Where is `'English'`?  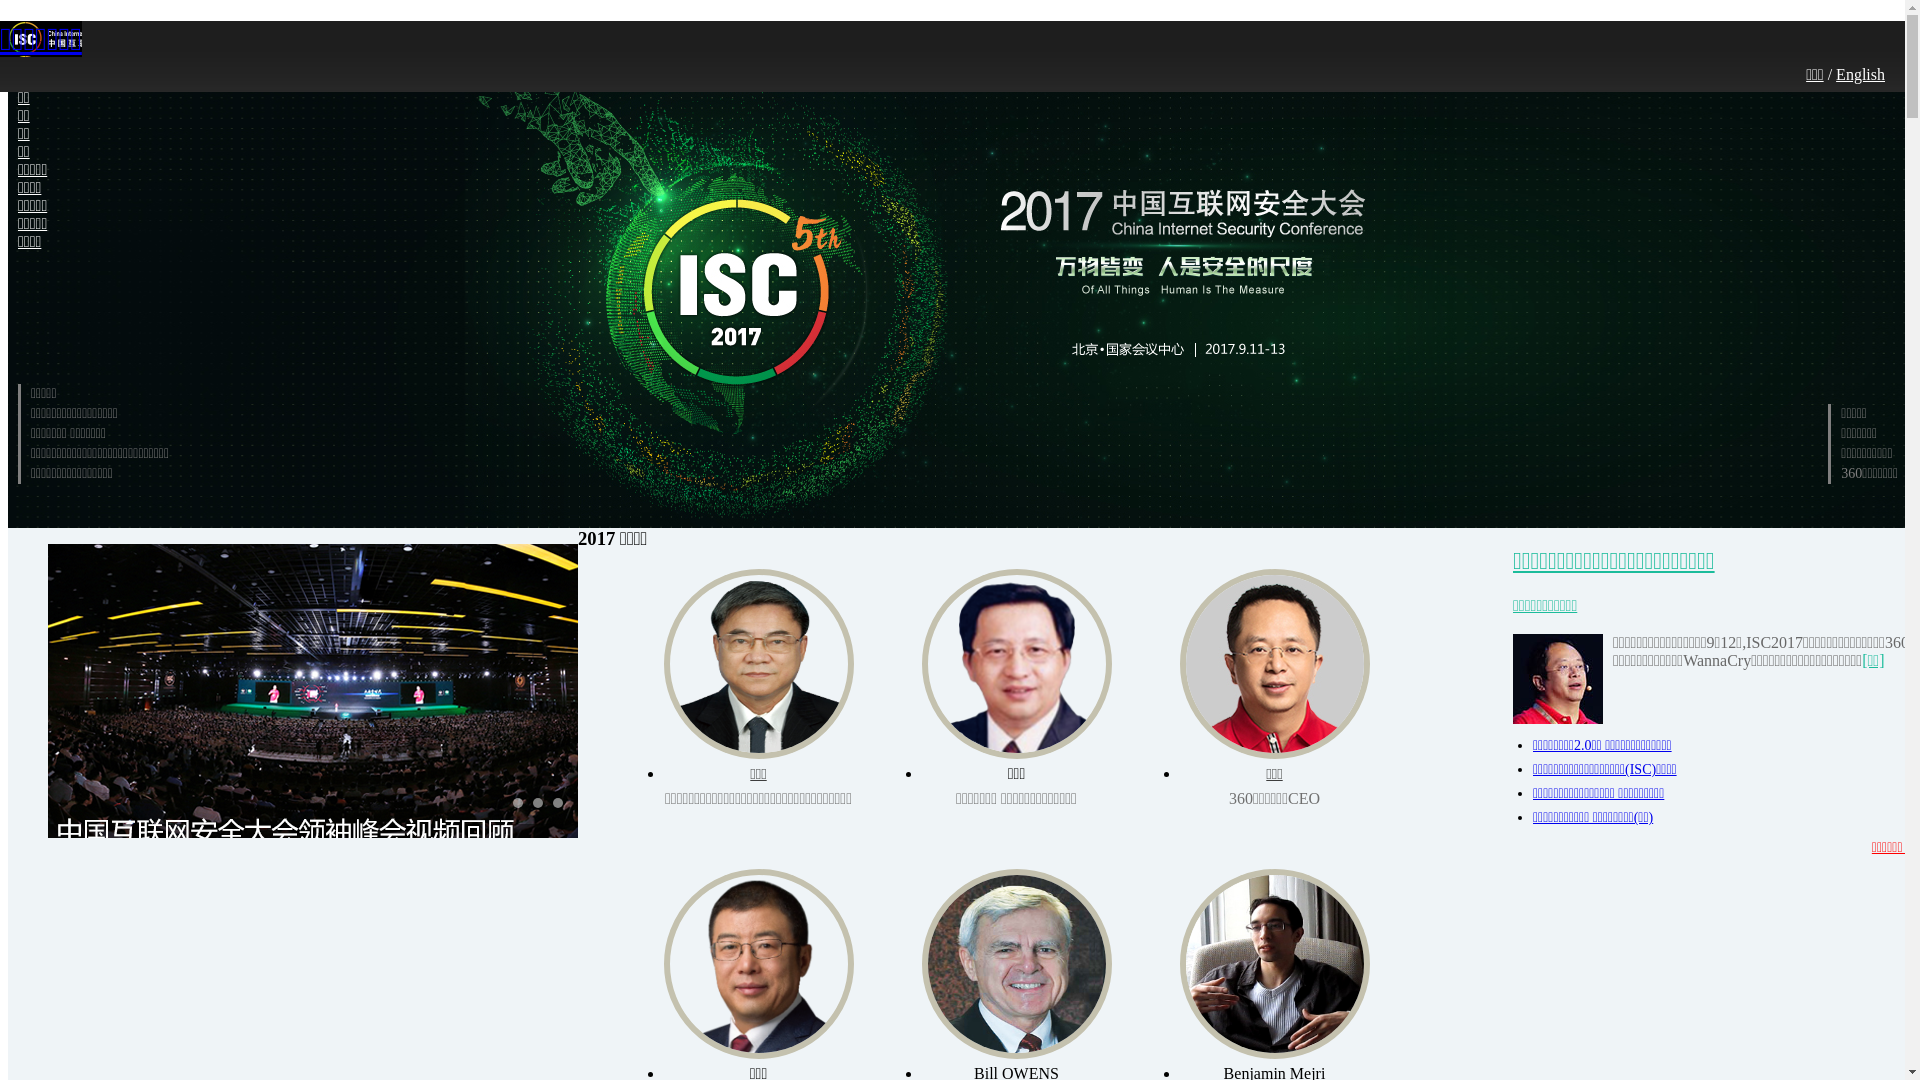
'English' is located at coordinates (1859, 73).